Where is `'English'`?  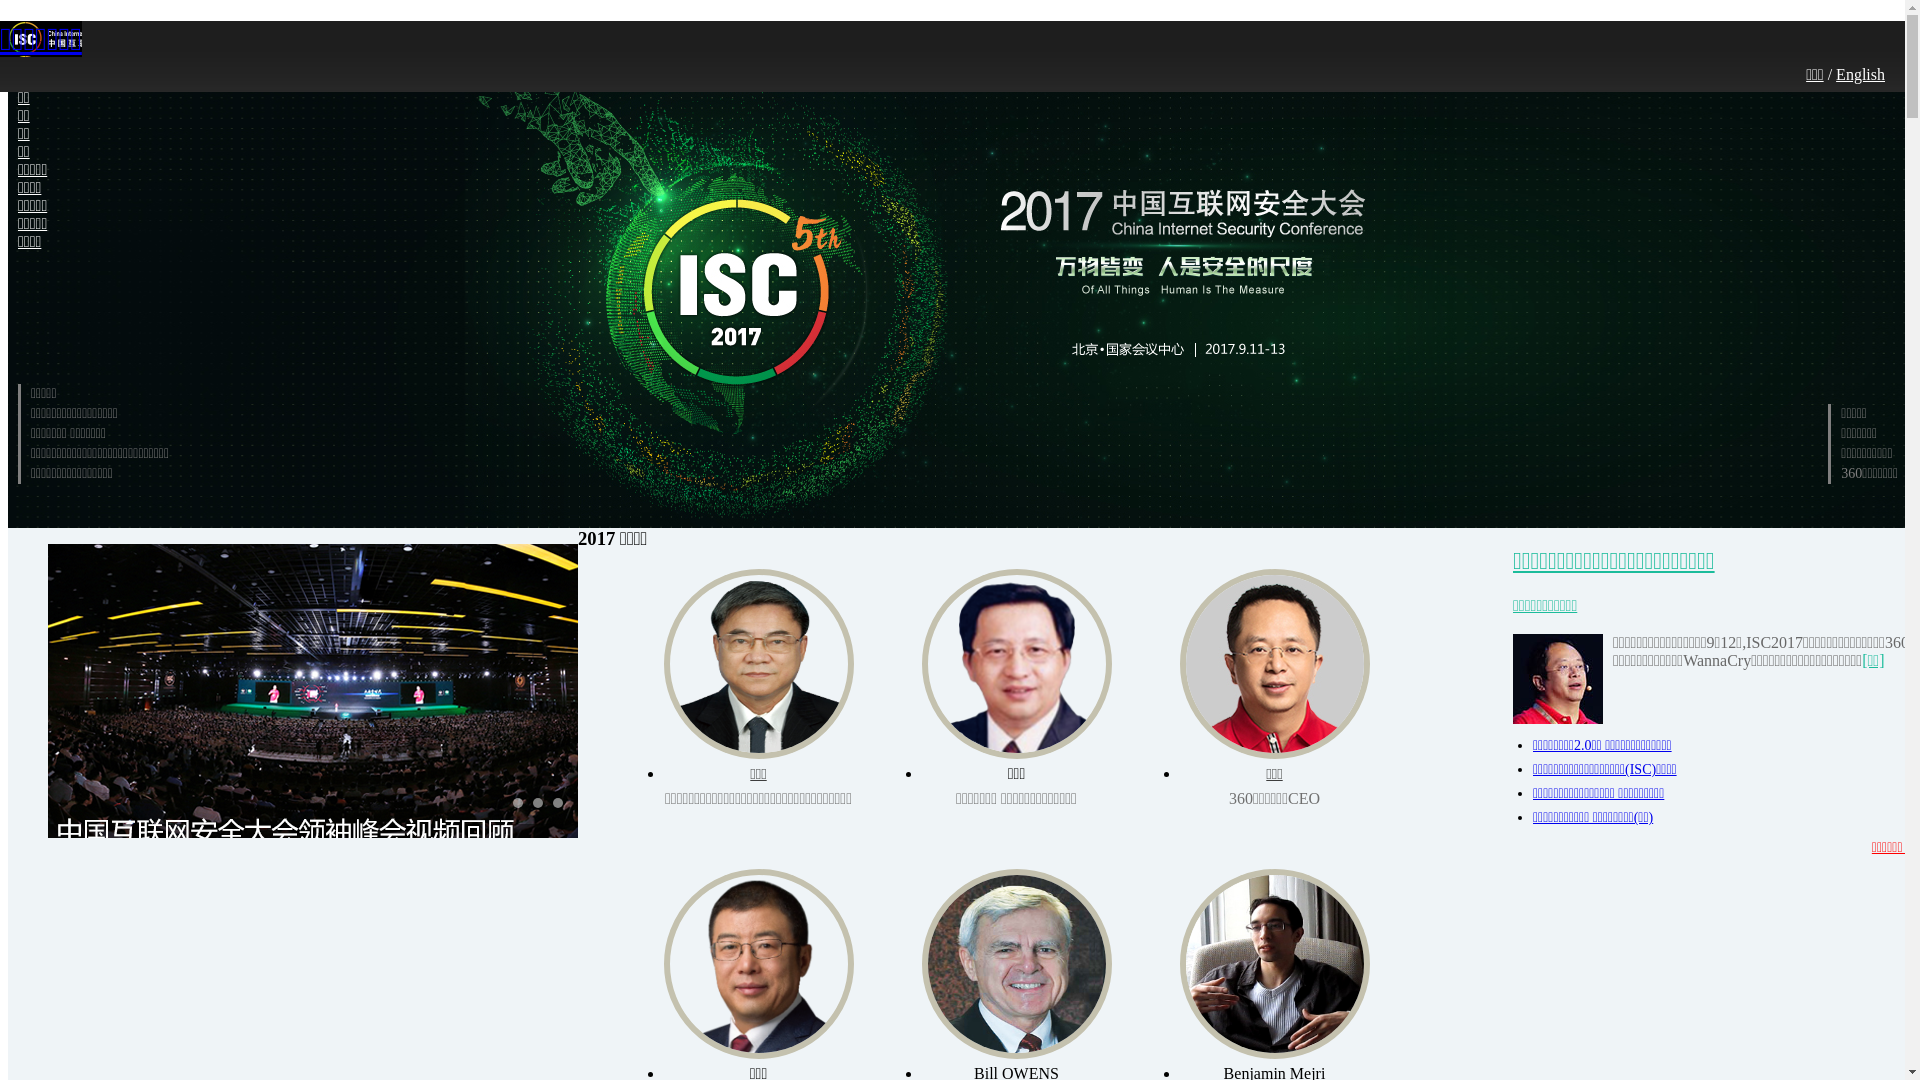
'English' is located at coordinates (1859, 73).